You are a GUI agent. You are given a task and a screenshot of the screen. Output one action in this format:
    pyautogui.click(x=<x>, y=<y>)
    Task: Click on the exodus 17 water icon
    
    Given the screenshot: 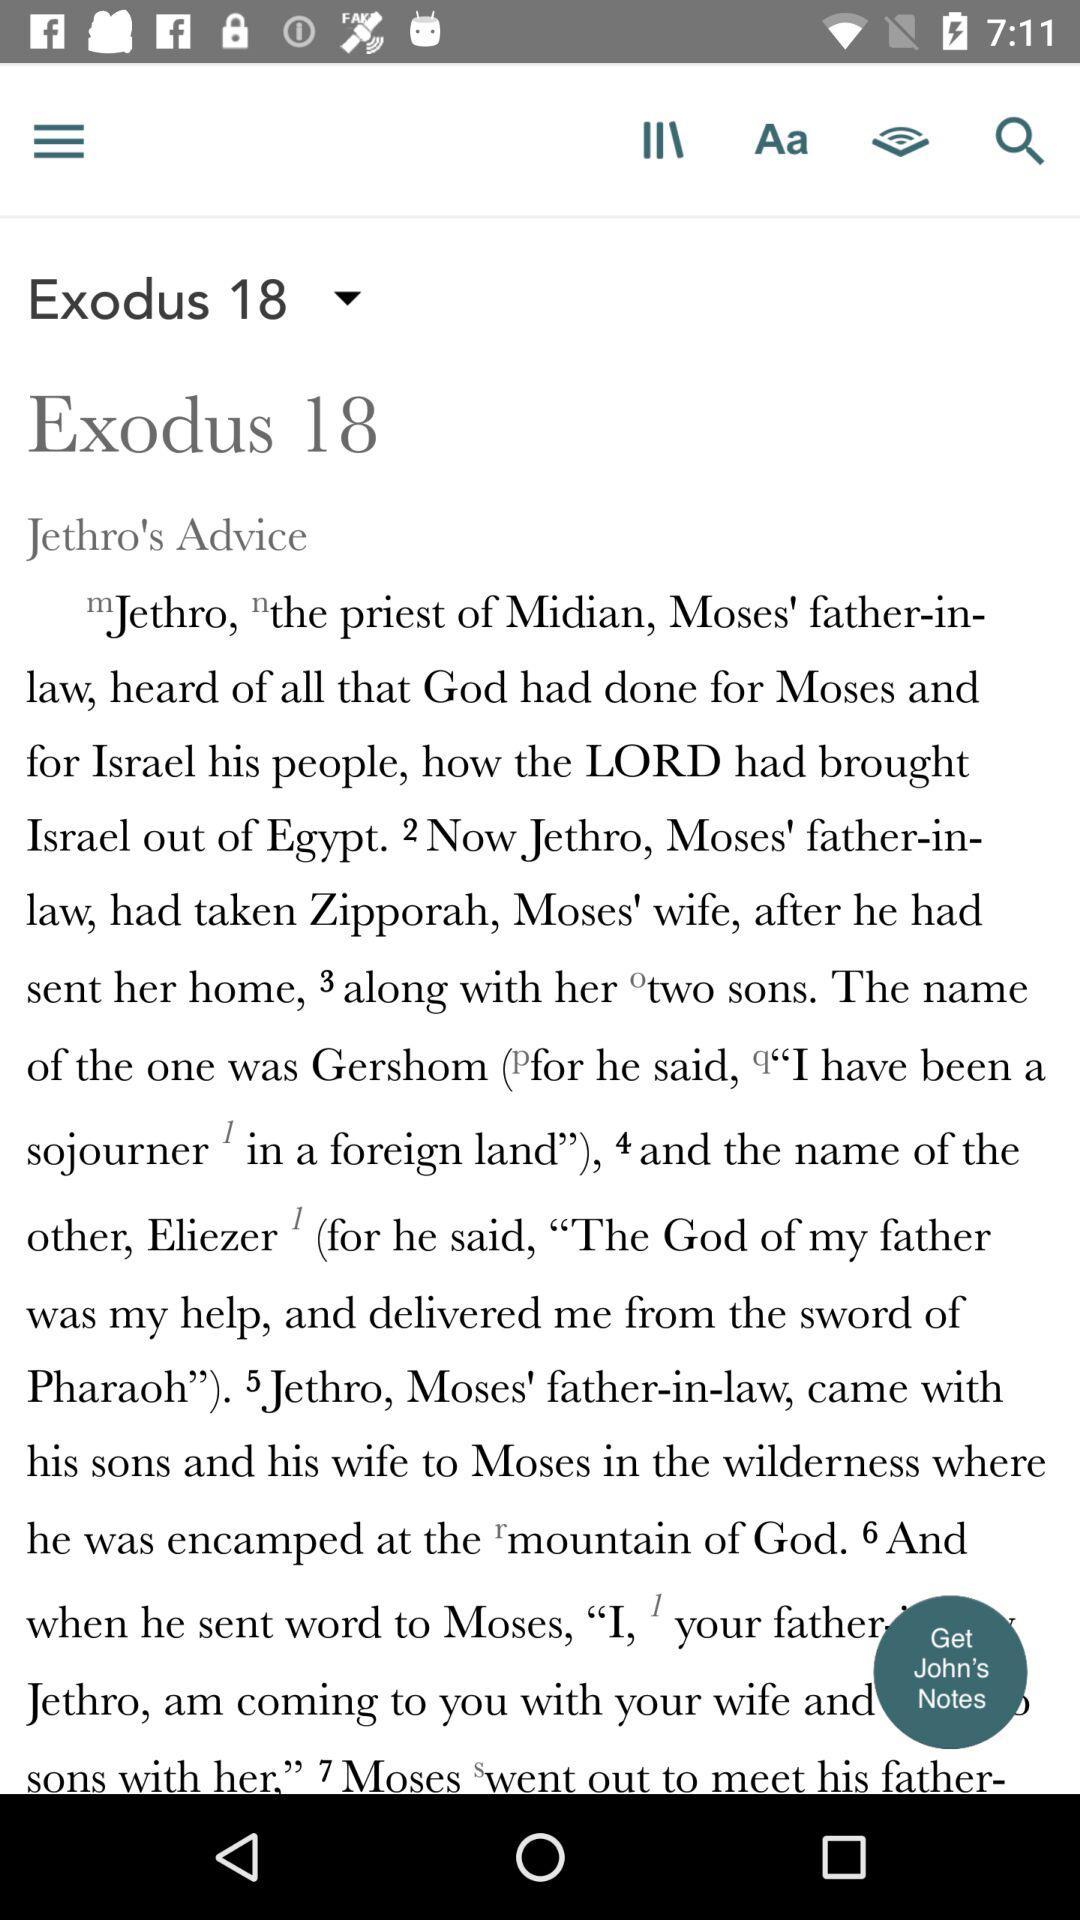 What is the action you would take?
    pyautogui.click(x=540, y=63)
    